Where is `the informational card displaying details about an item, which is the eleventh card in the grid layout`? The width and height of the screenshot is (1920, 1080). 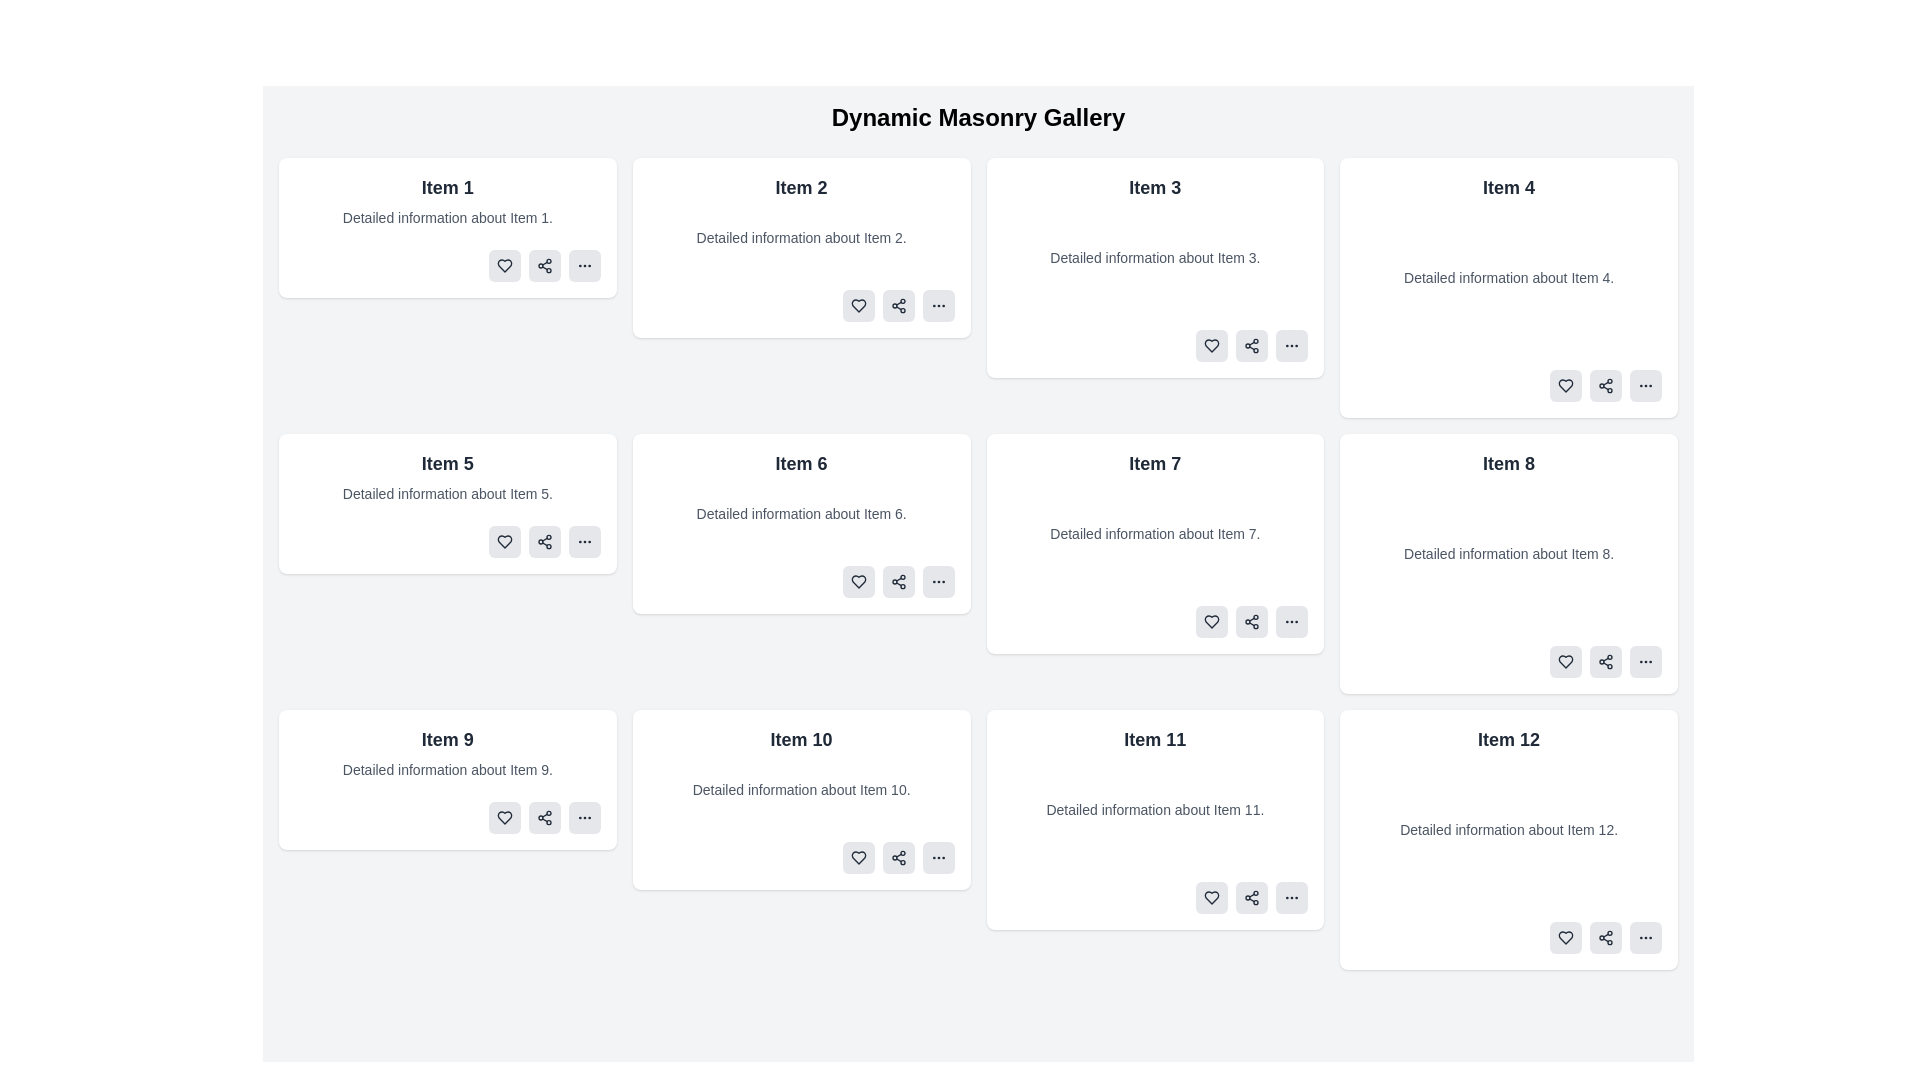 the informational card displaying details about an item, which is the eleventh card in the grid layout is located at coordinates (1155, 820).